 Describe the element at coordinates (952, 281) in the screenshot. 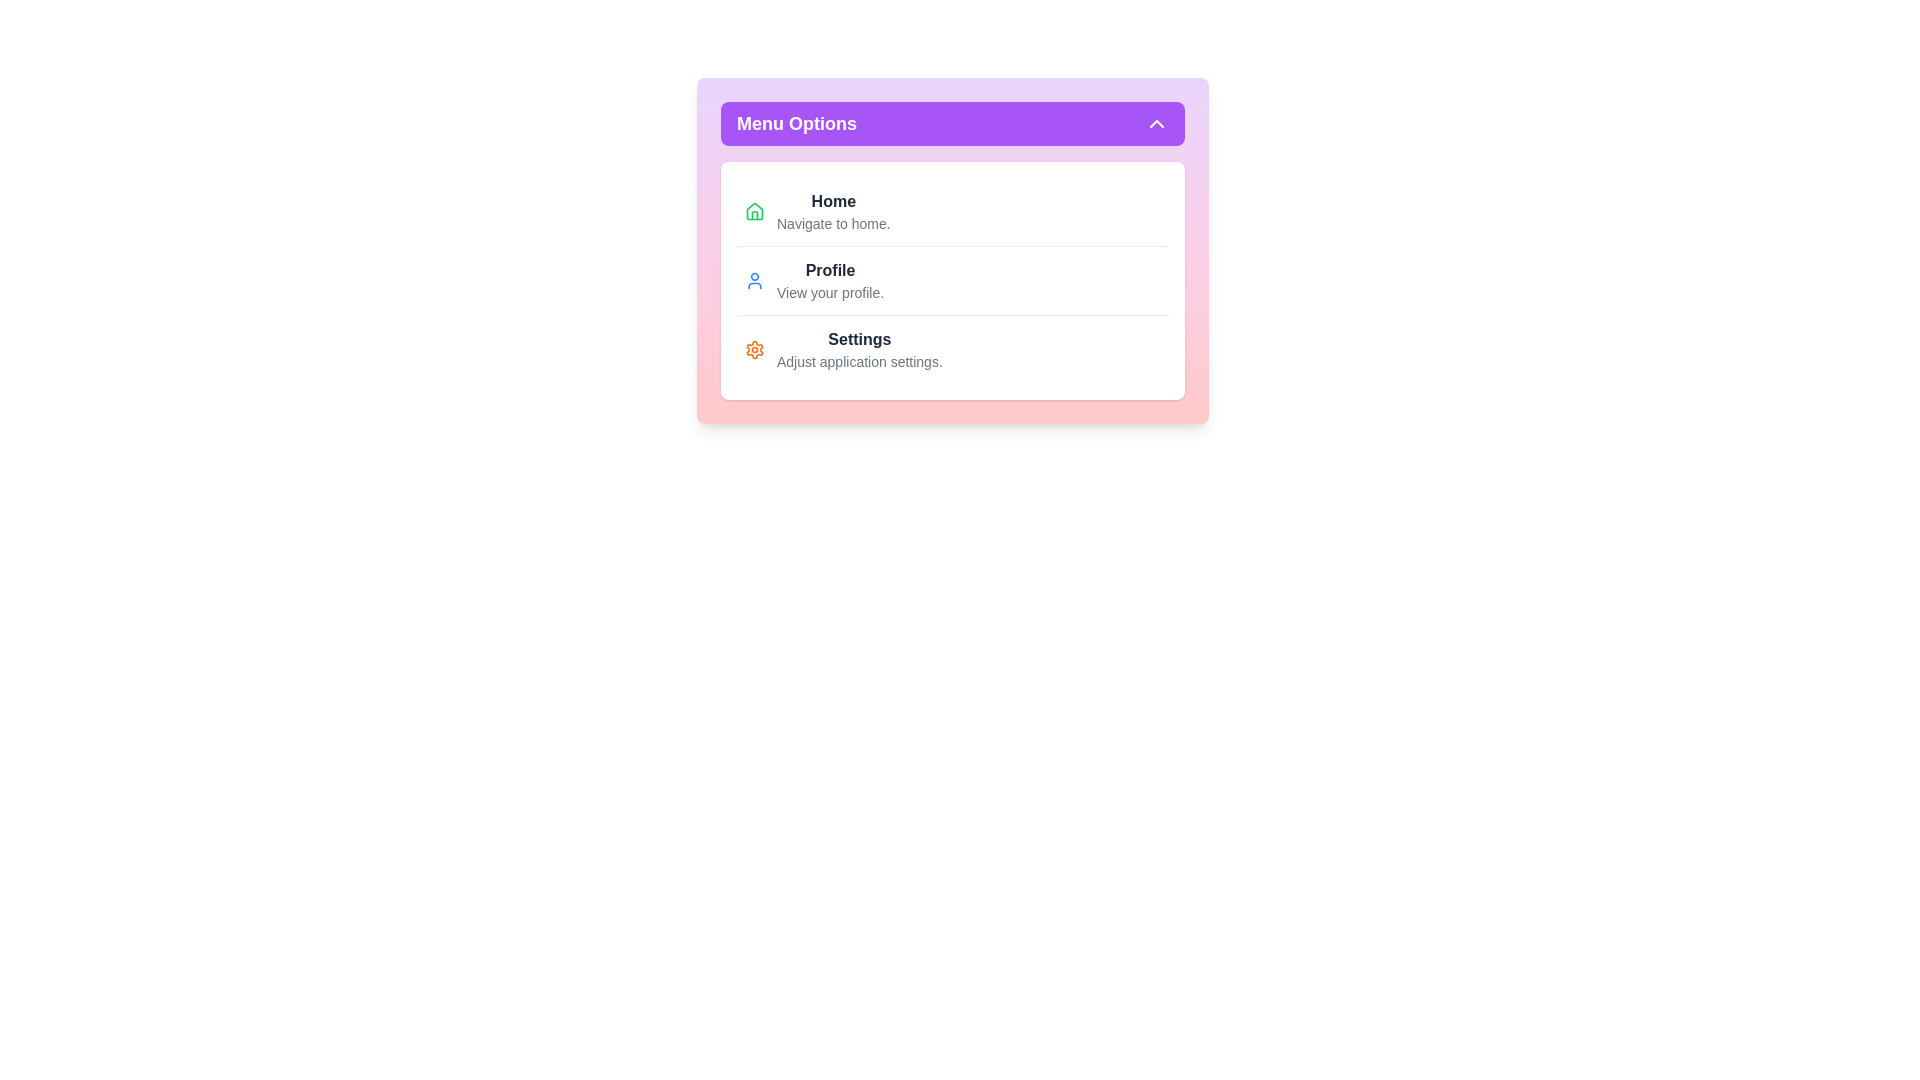

I see `the 'Profile' option in the menu` at that location.